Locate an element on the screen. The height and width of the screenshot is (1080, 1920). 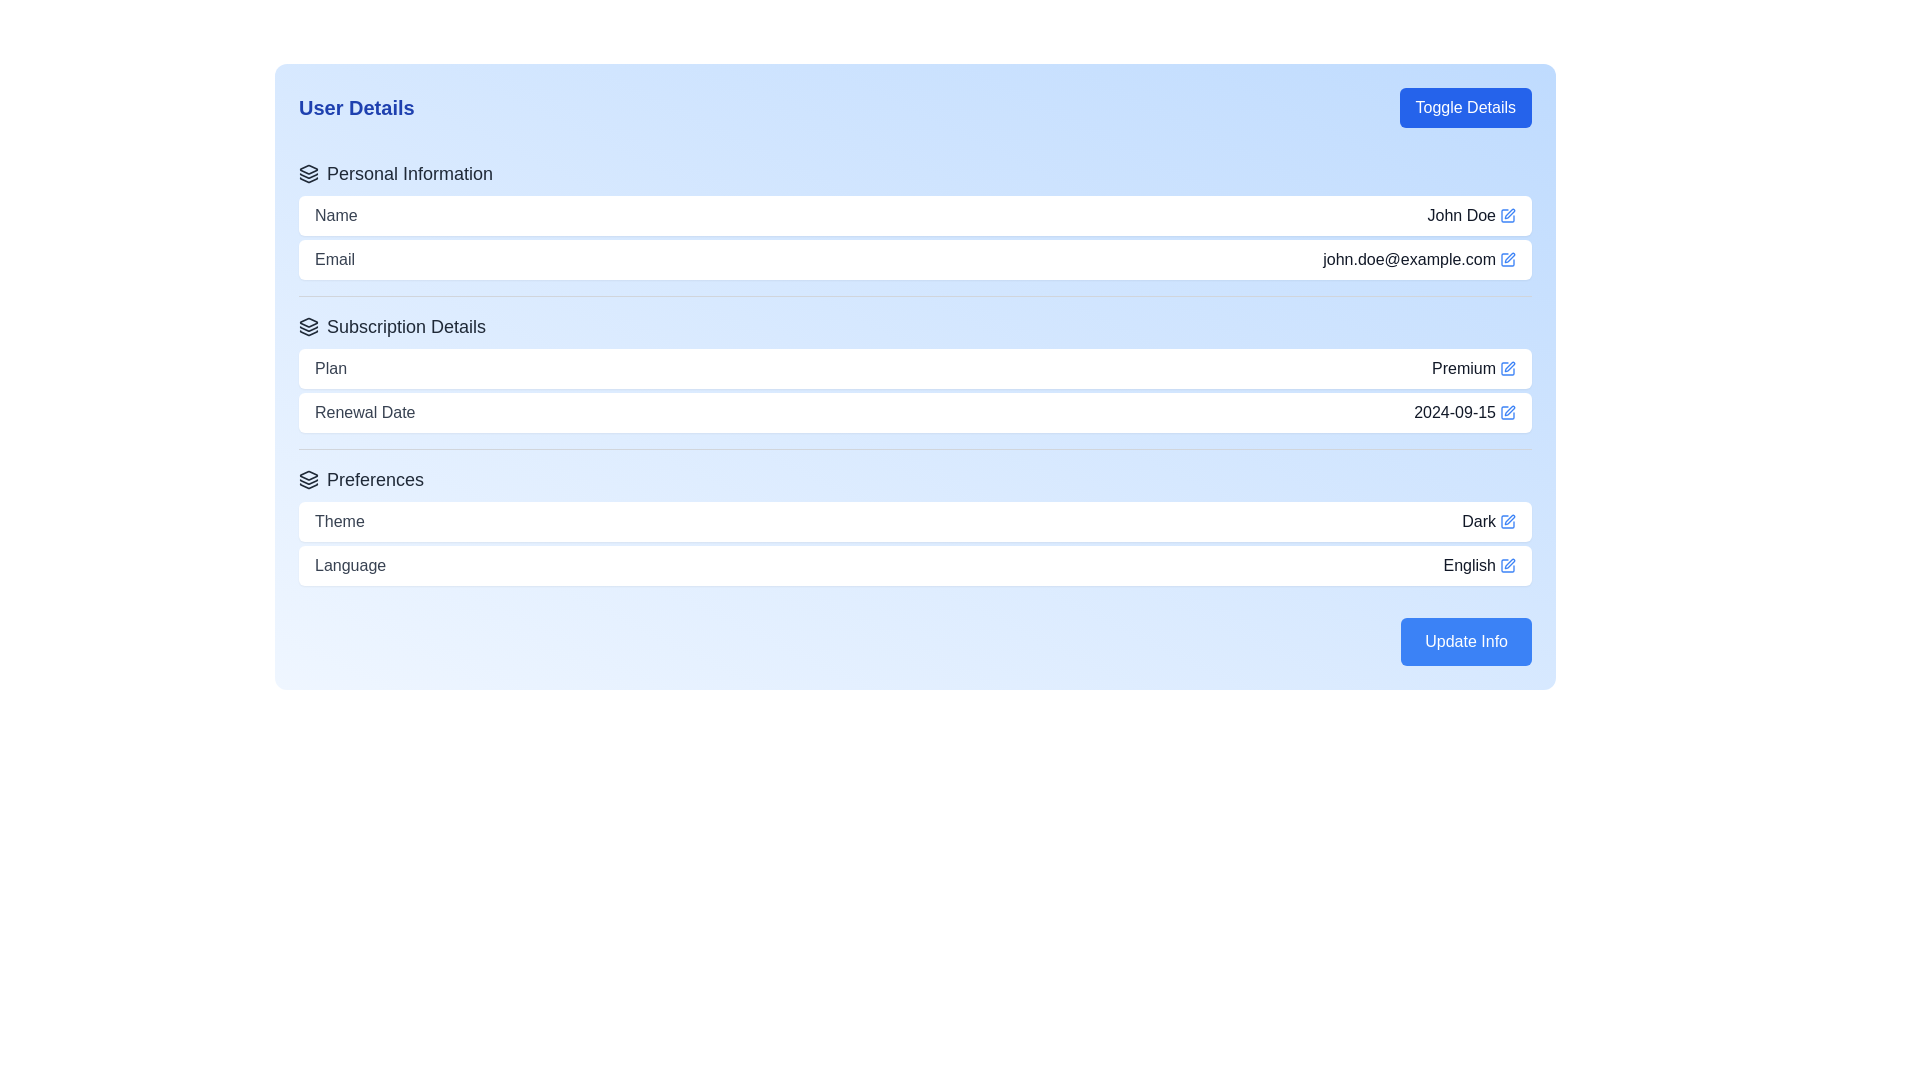
the square outline icon with a thin blue stroke that is part of the edit button, located at the top right corner of the 'Name' field in the 'Personal Information' section is located at coordinates (1507, 216).